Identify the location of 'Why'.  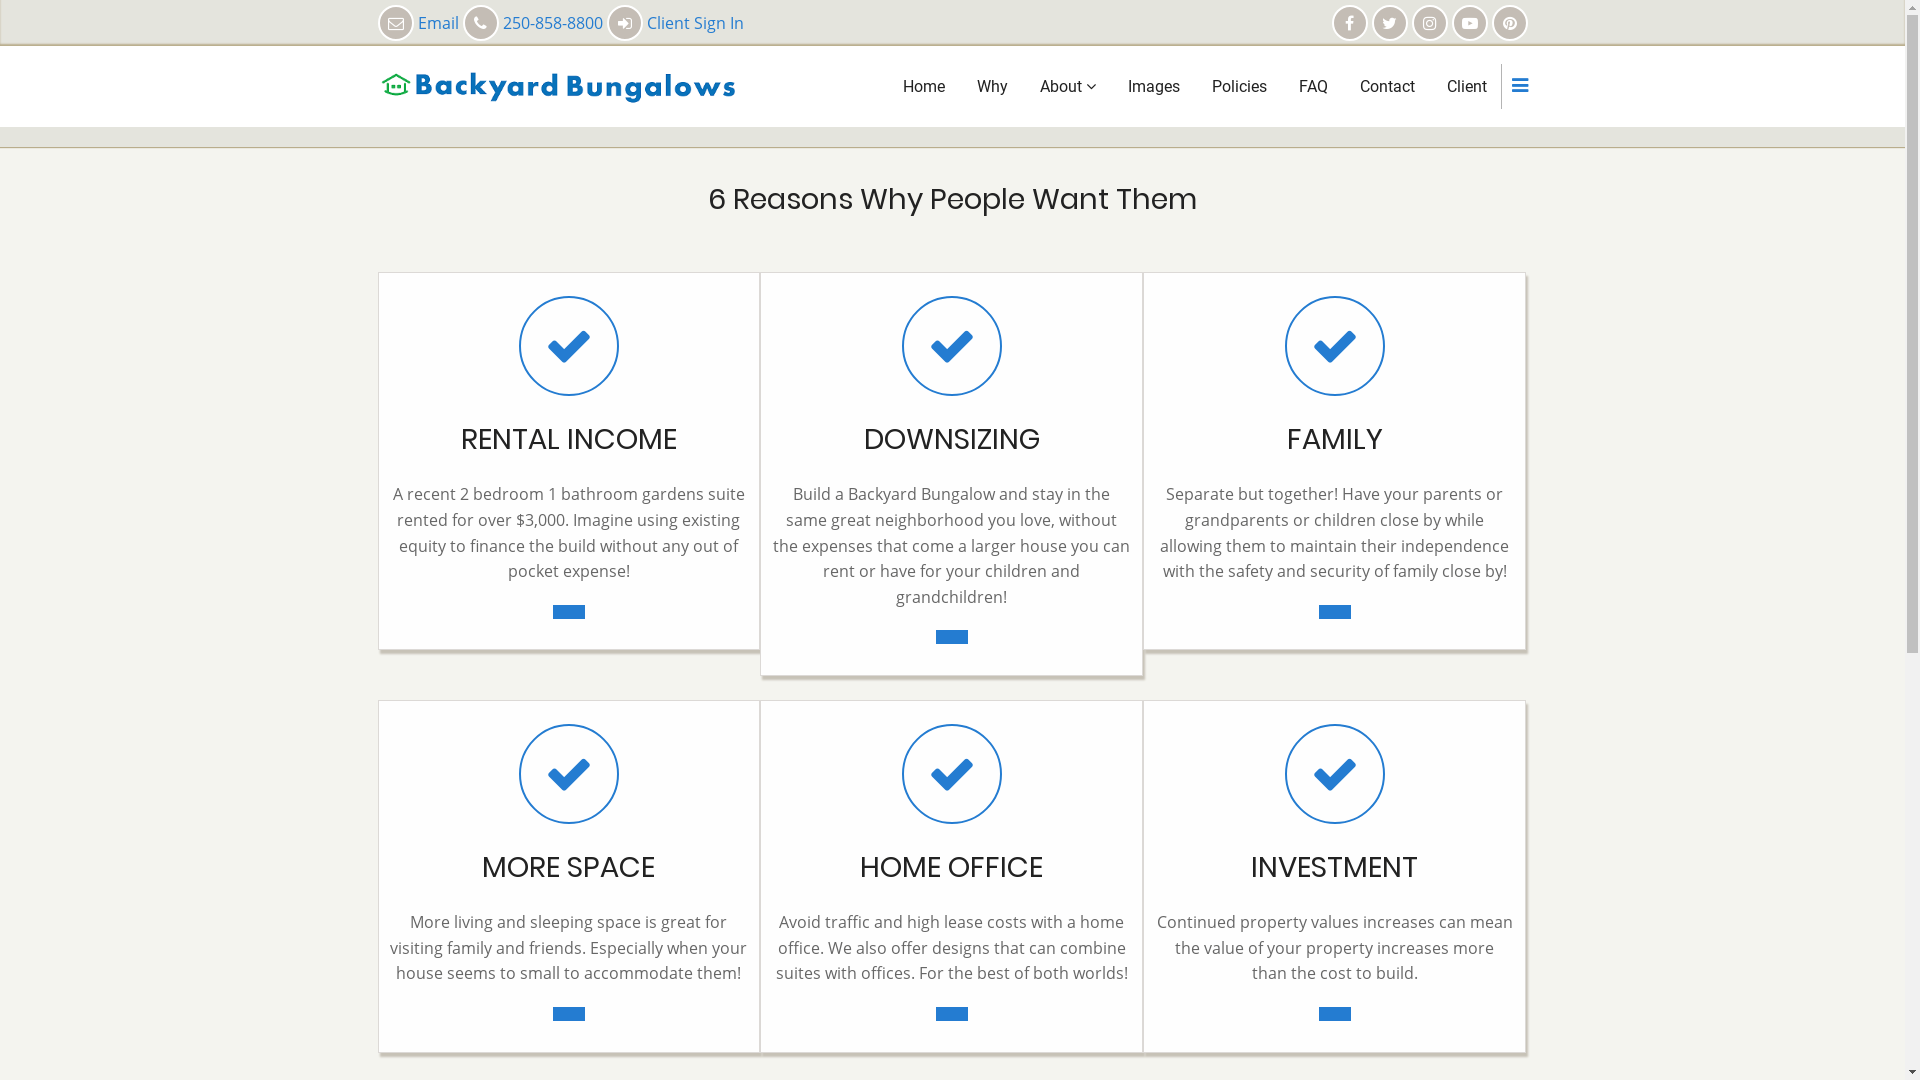
(961, 86).